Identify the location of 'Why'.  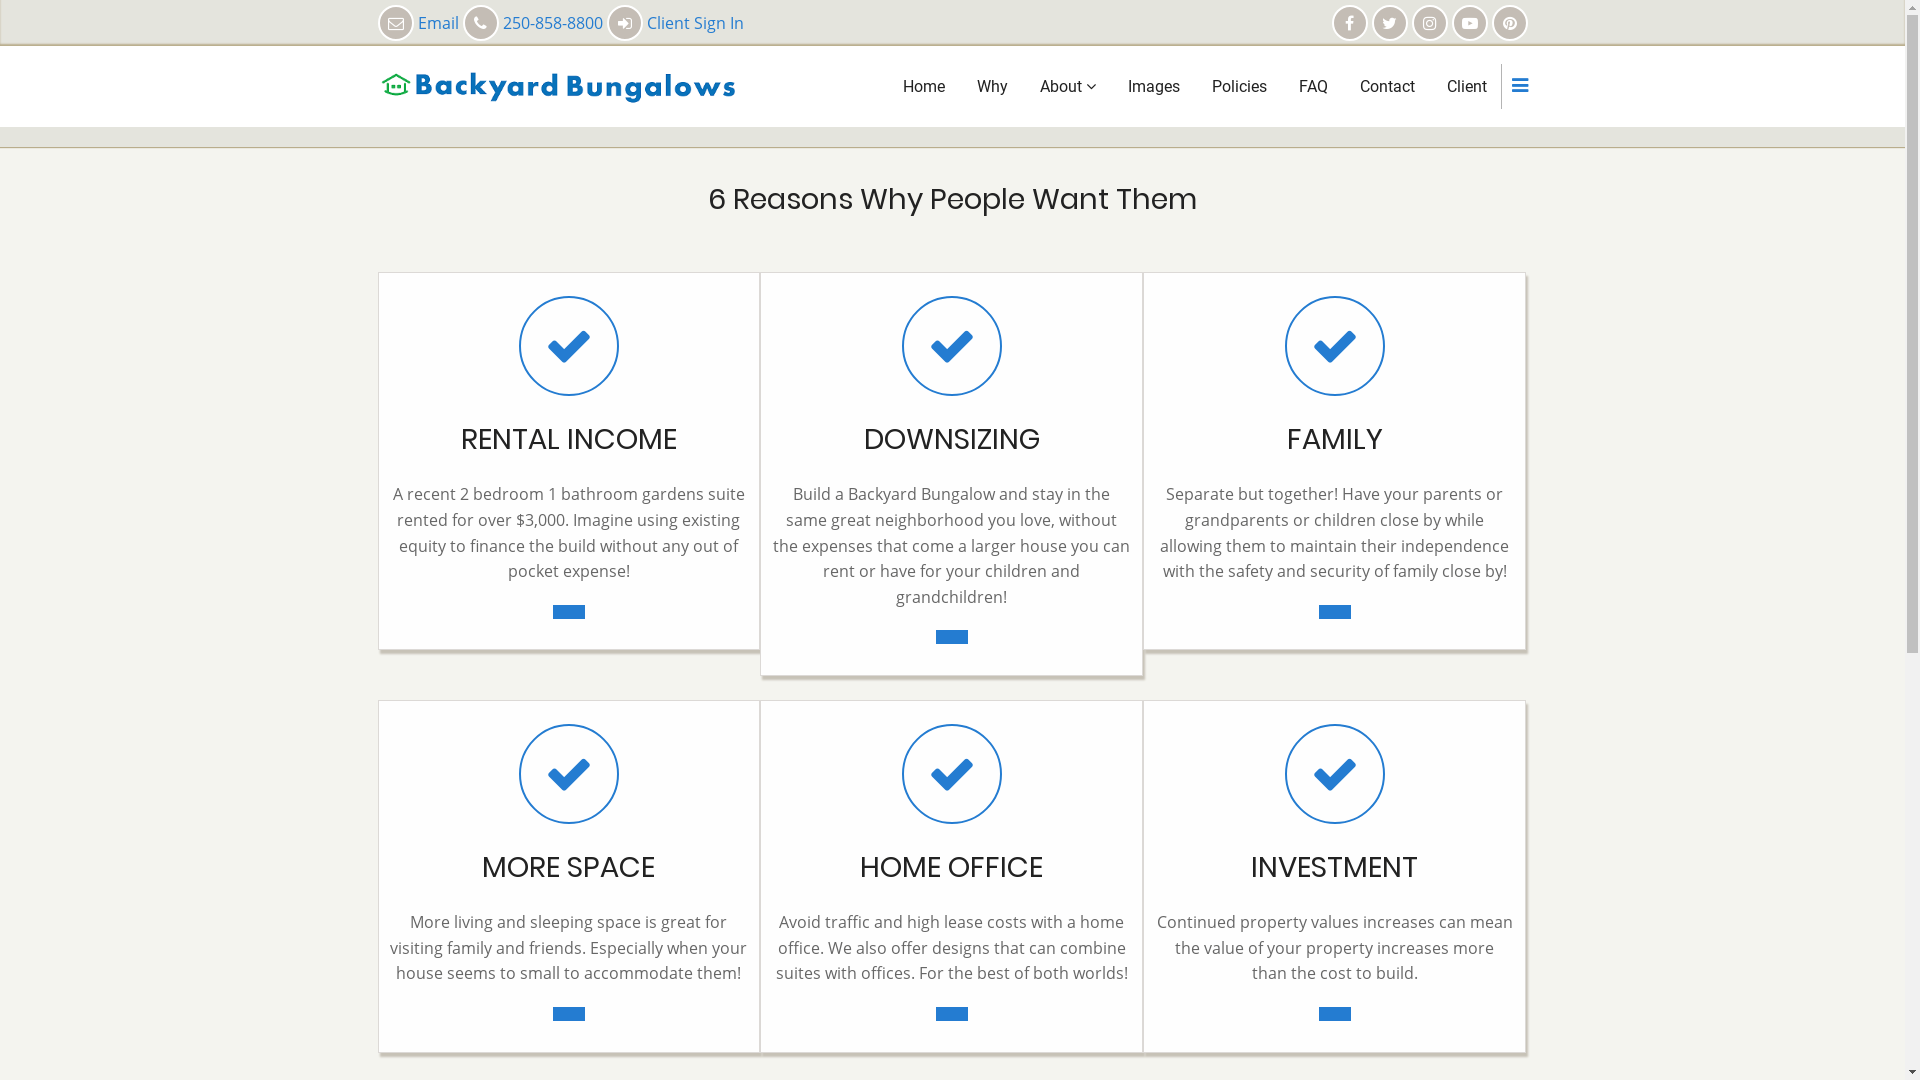
(961, 86).